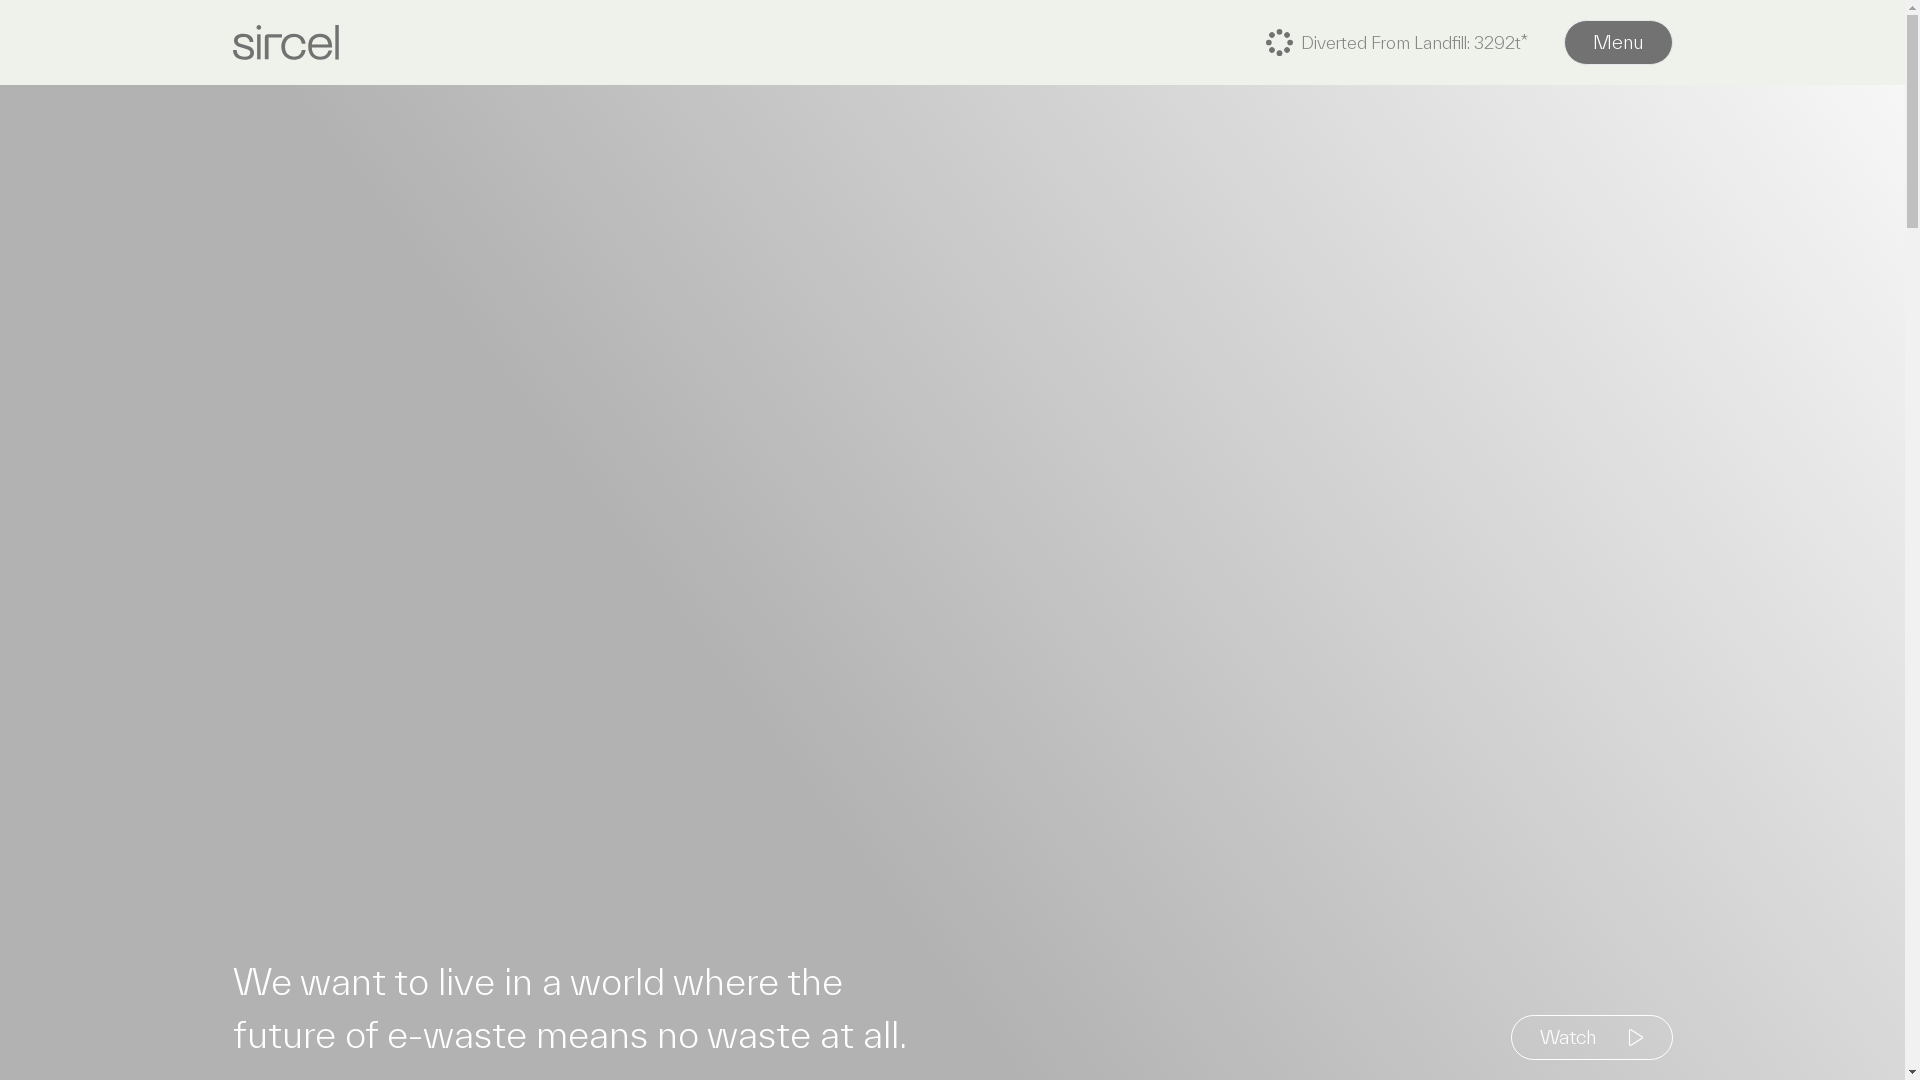 Image resolution: width=1920 pixels, height=1080 pixels. What do you see at coordinates (1618, 42) in the screenshot?
I see `'Menu'` at bounding box center [1618, 42].